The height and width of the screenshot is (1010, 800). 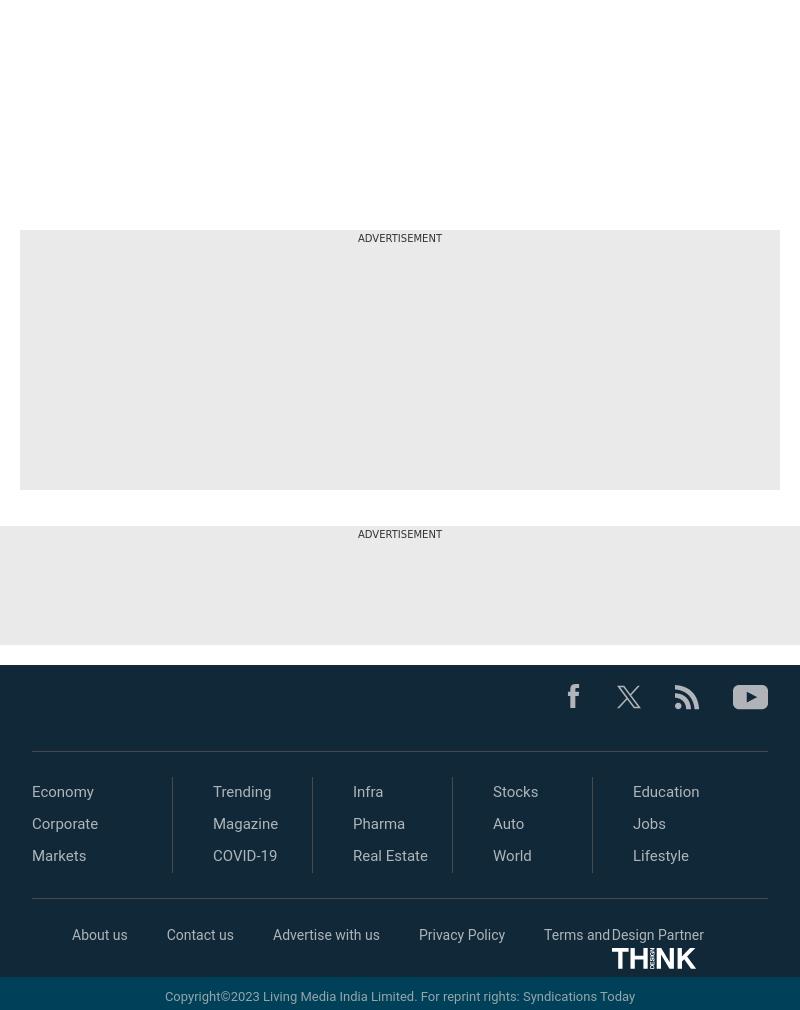 I want to click on 'Lifestyle', so click(x=659, y=855).